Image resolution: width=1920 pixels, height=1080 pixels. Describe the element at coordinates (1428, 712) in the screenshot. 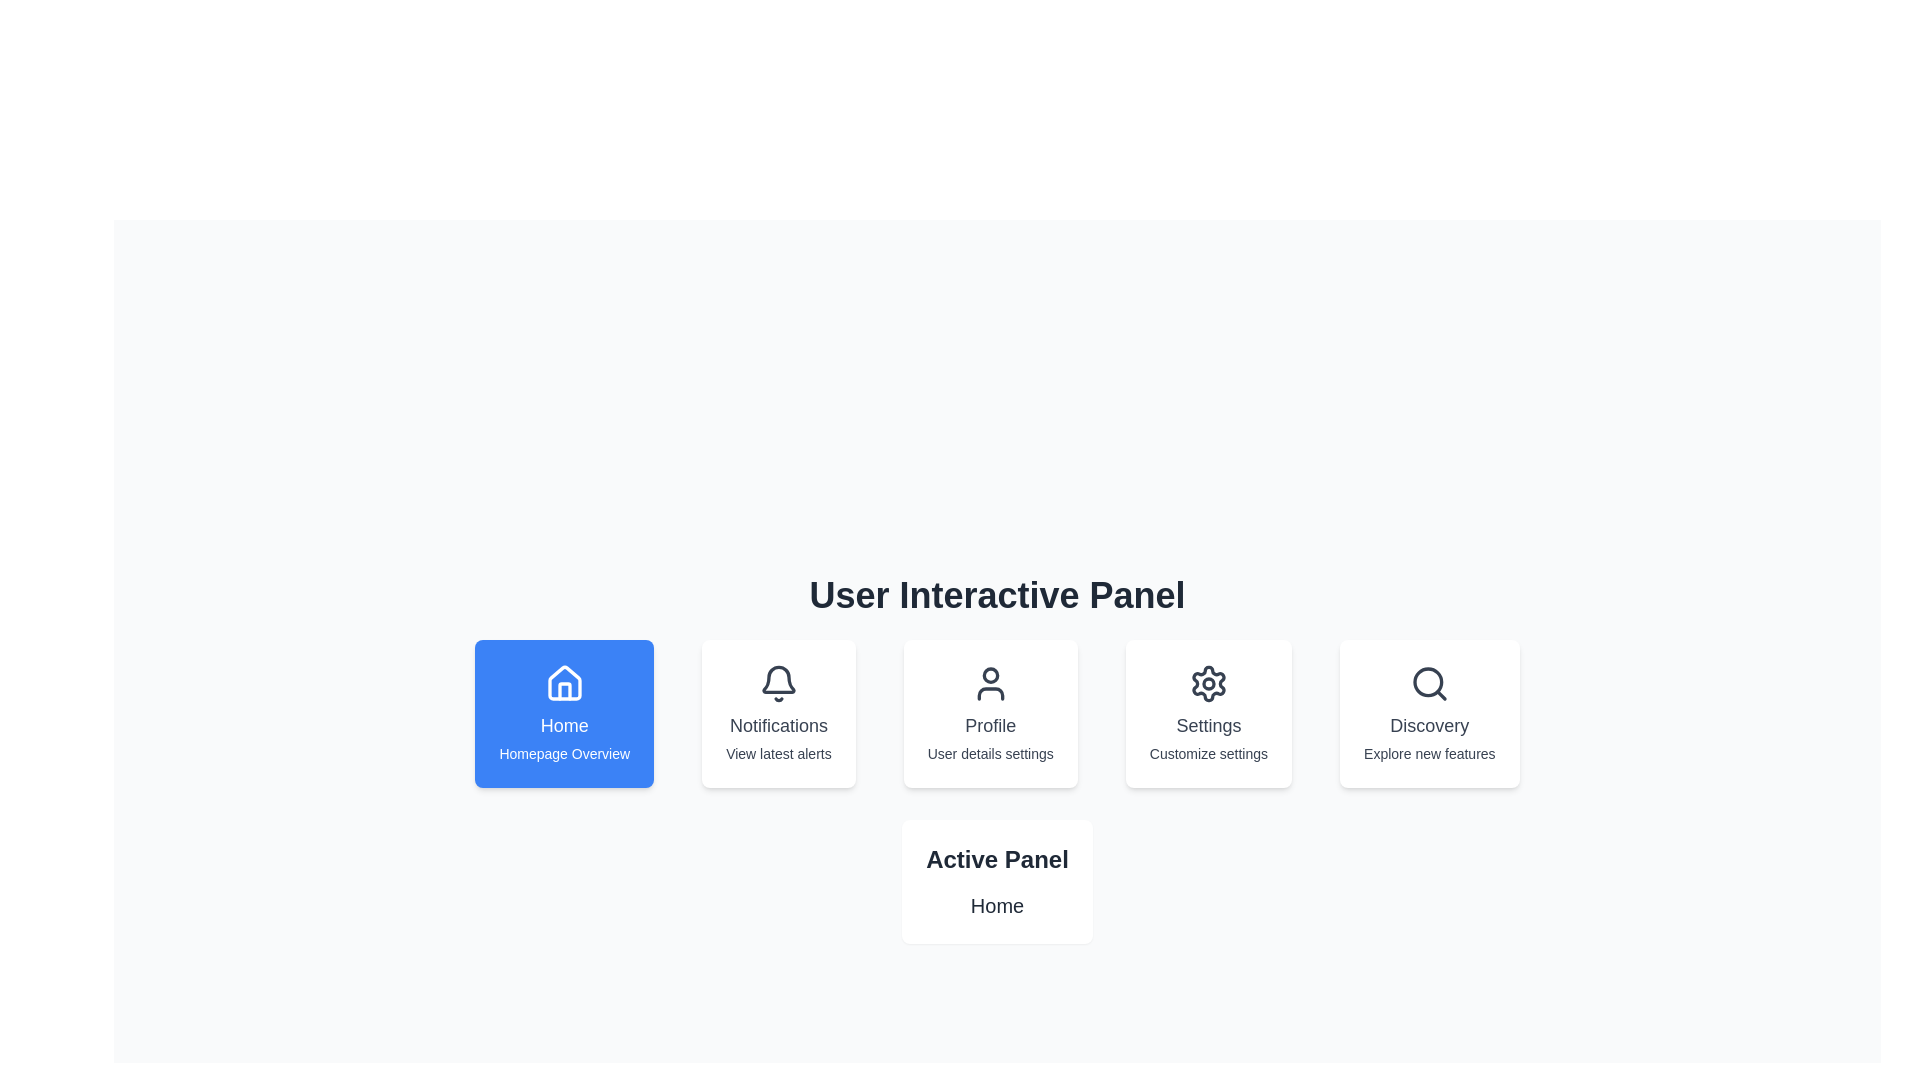

I see `the clickable card located at the far right of a horizontal row of five cards` at that location.